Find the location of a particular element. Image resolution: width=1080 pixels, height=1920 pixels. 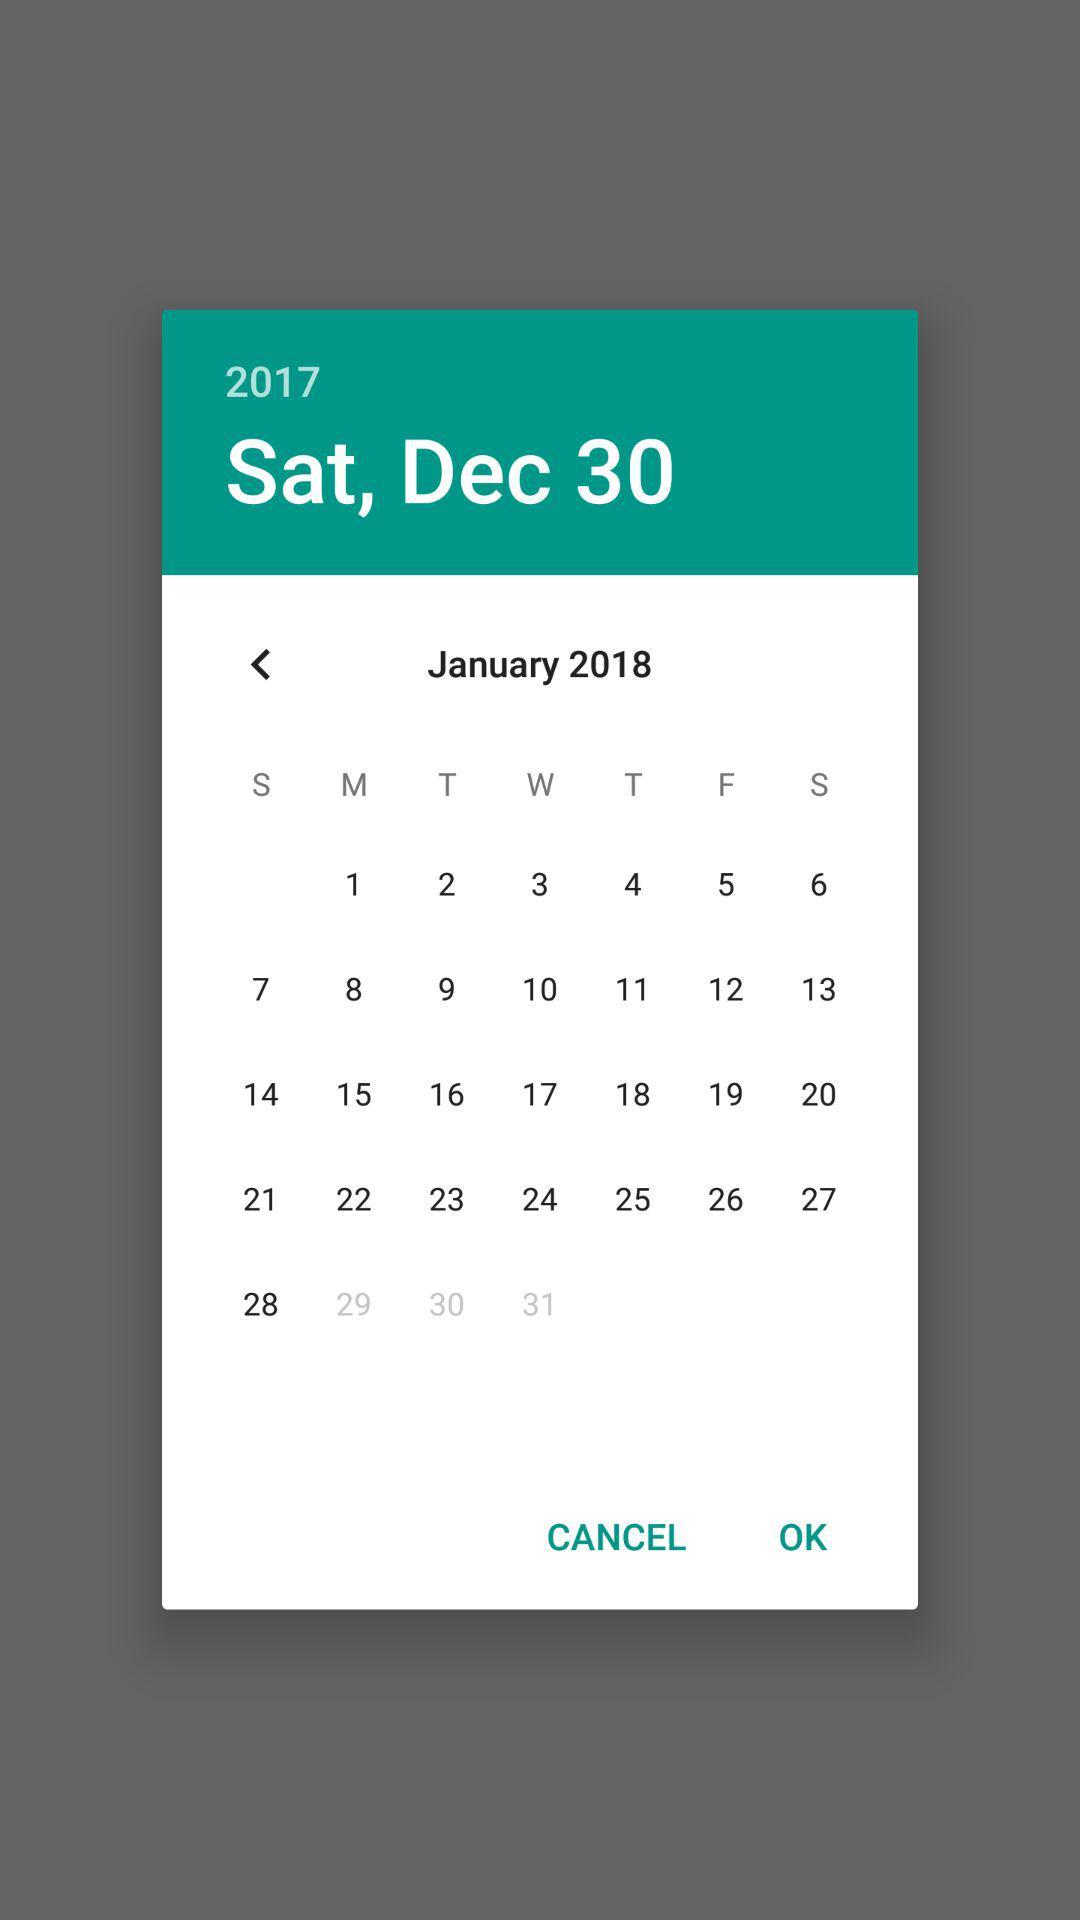

ok is located at coordinates (801, 1535).